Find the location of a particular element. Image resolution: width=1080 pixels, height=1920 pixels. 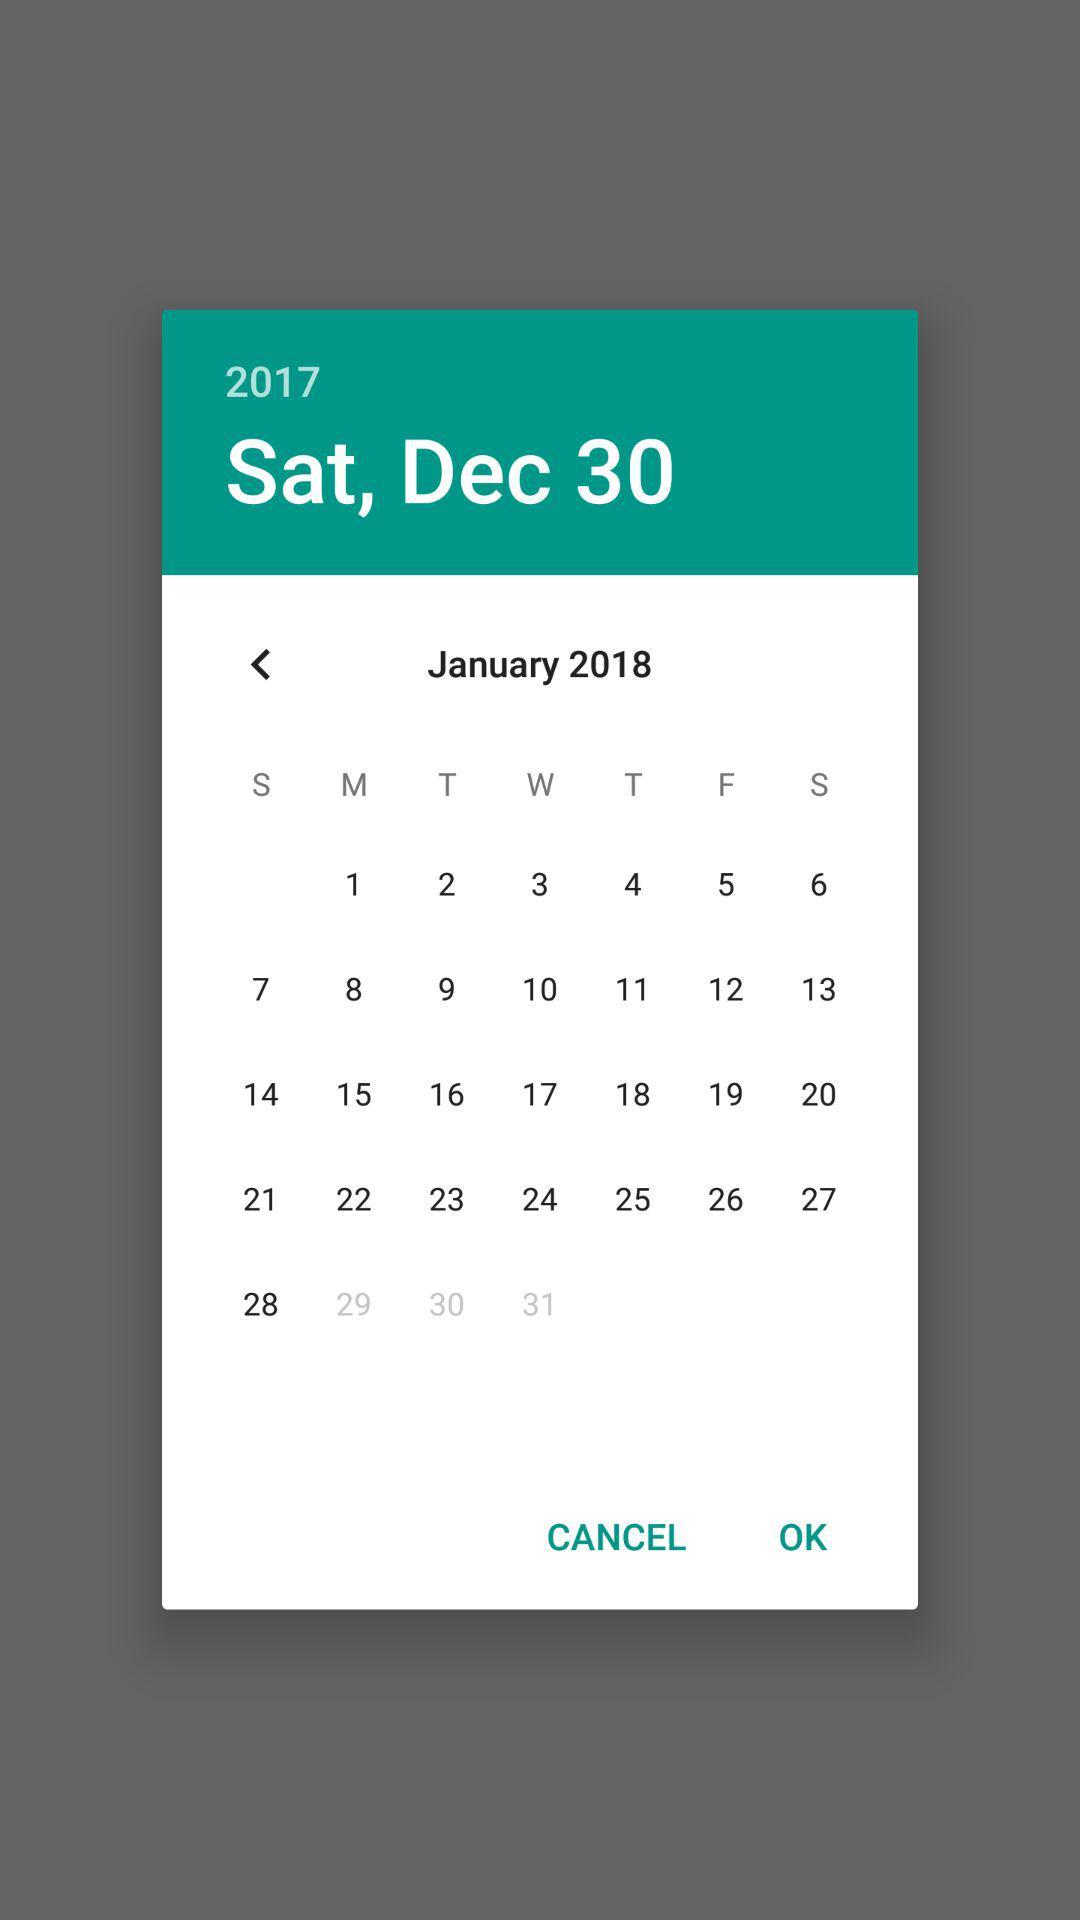

ok is located at coordinates (801, 1535).